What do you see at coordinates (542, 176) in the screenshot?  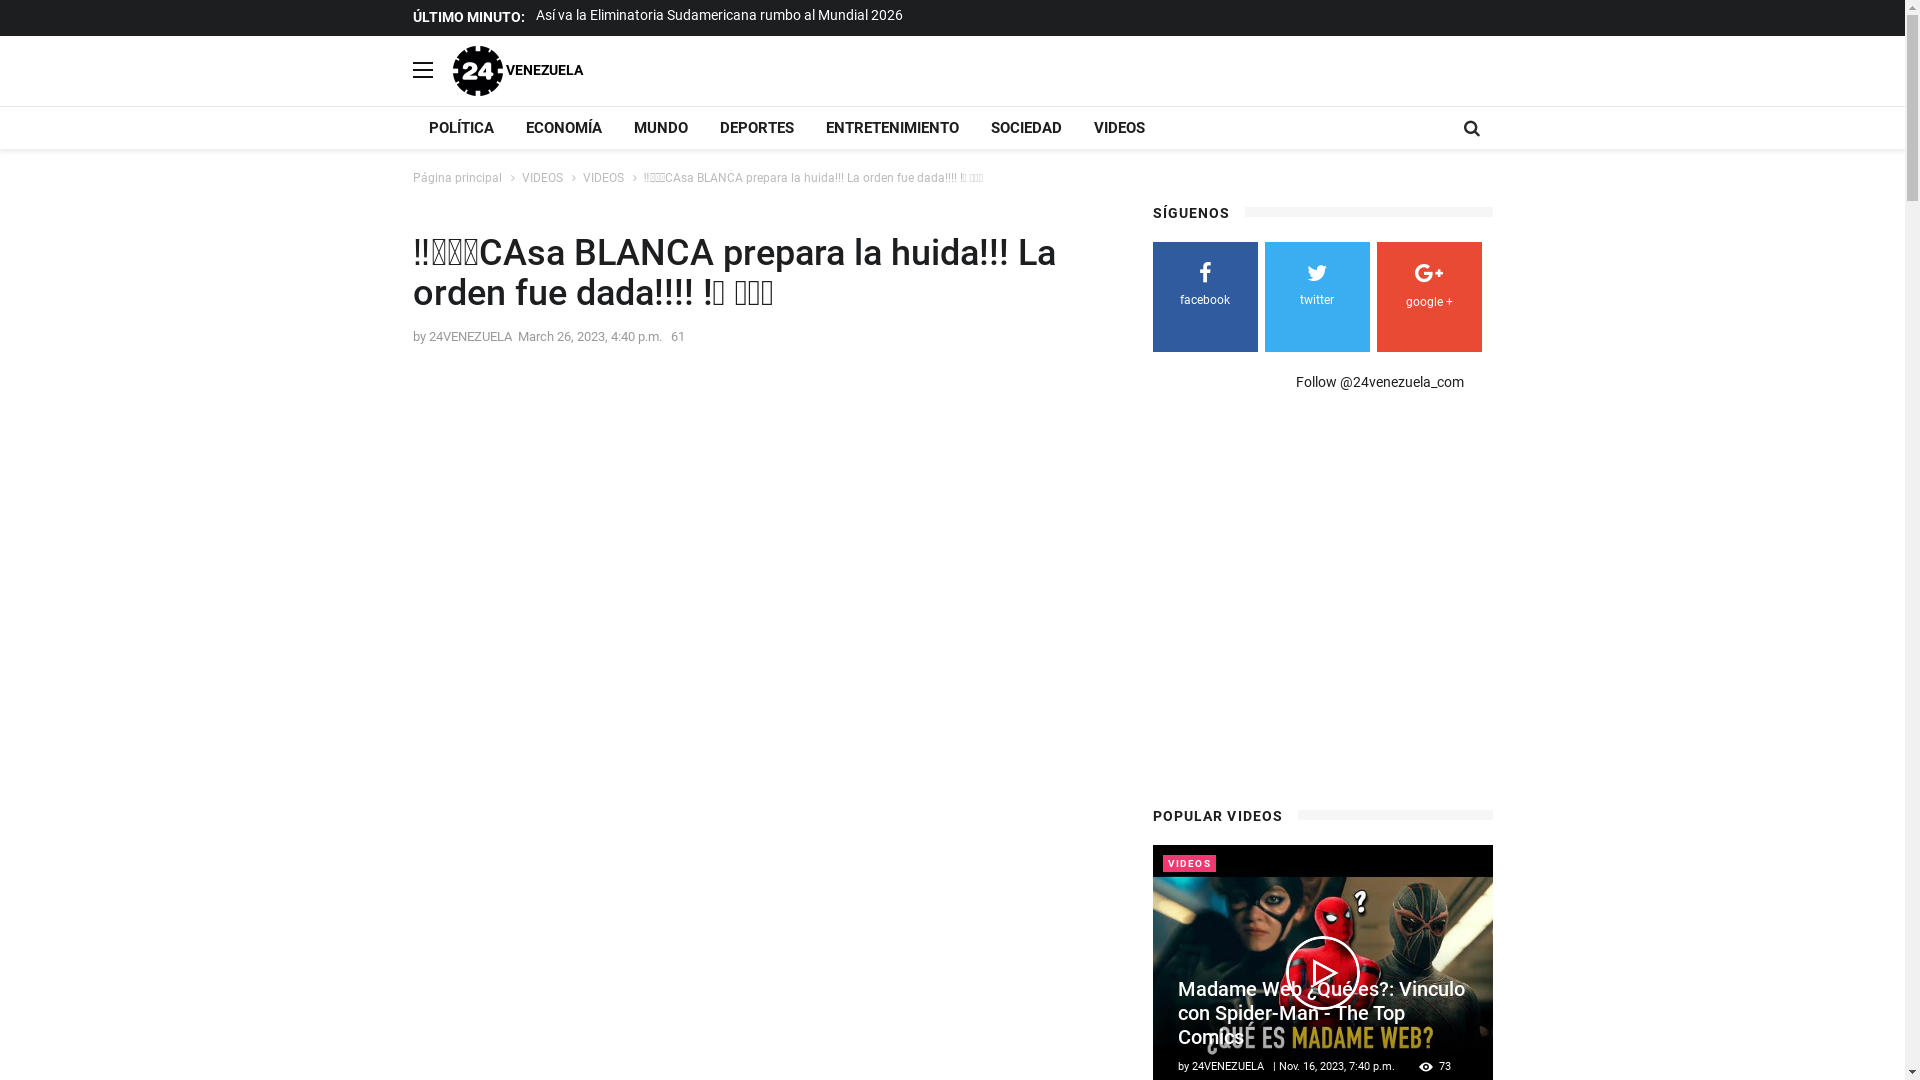 I see `'VIDEOS'` at bounding box center [542, 176].